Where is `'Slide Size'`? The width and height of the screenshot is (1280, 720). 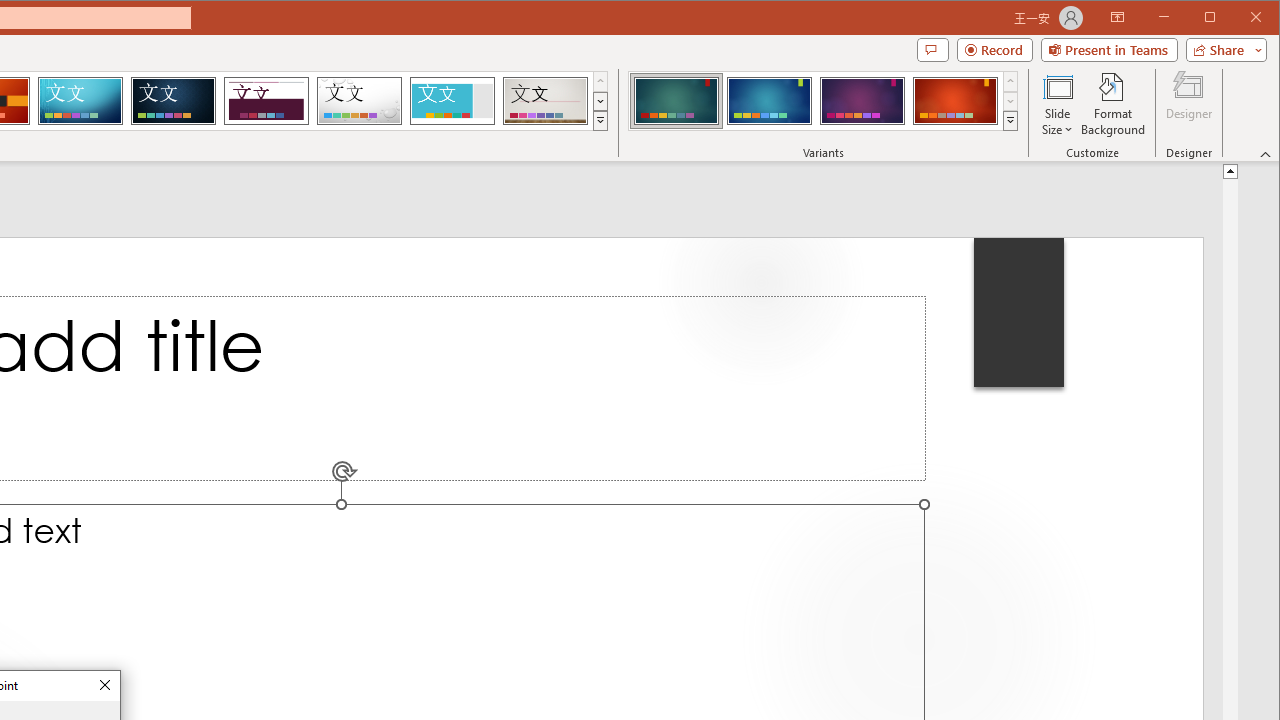
'Slide Size' is located at coordinates (1056, 104).